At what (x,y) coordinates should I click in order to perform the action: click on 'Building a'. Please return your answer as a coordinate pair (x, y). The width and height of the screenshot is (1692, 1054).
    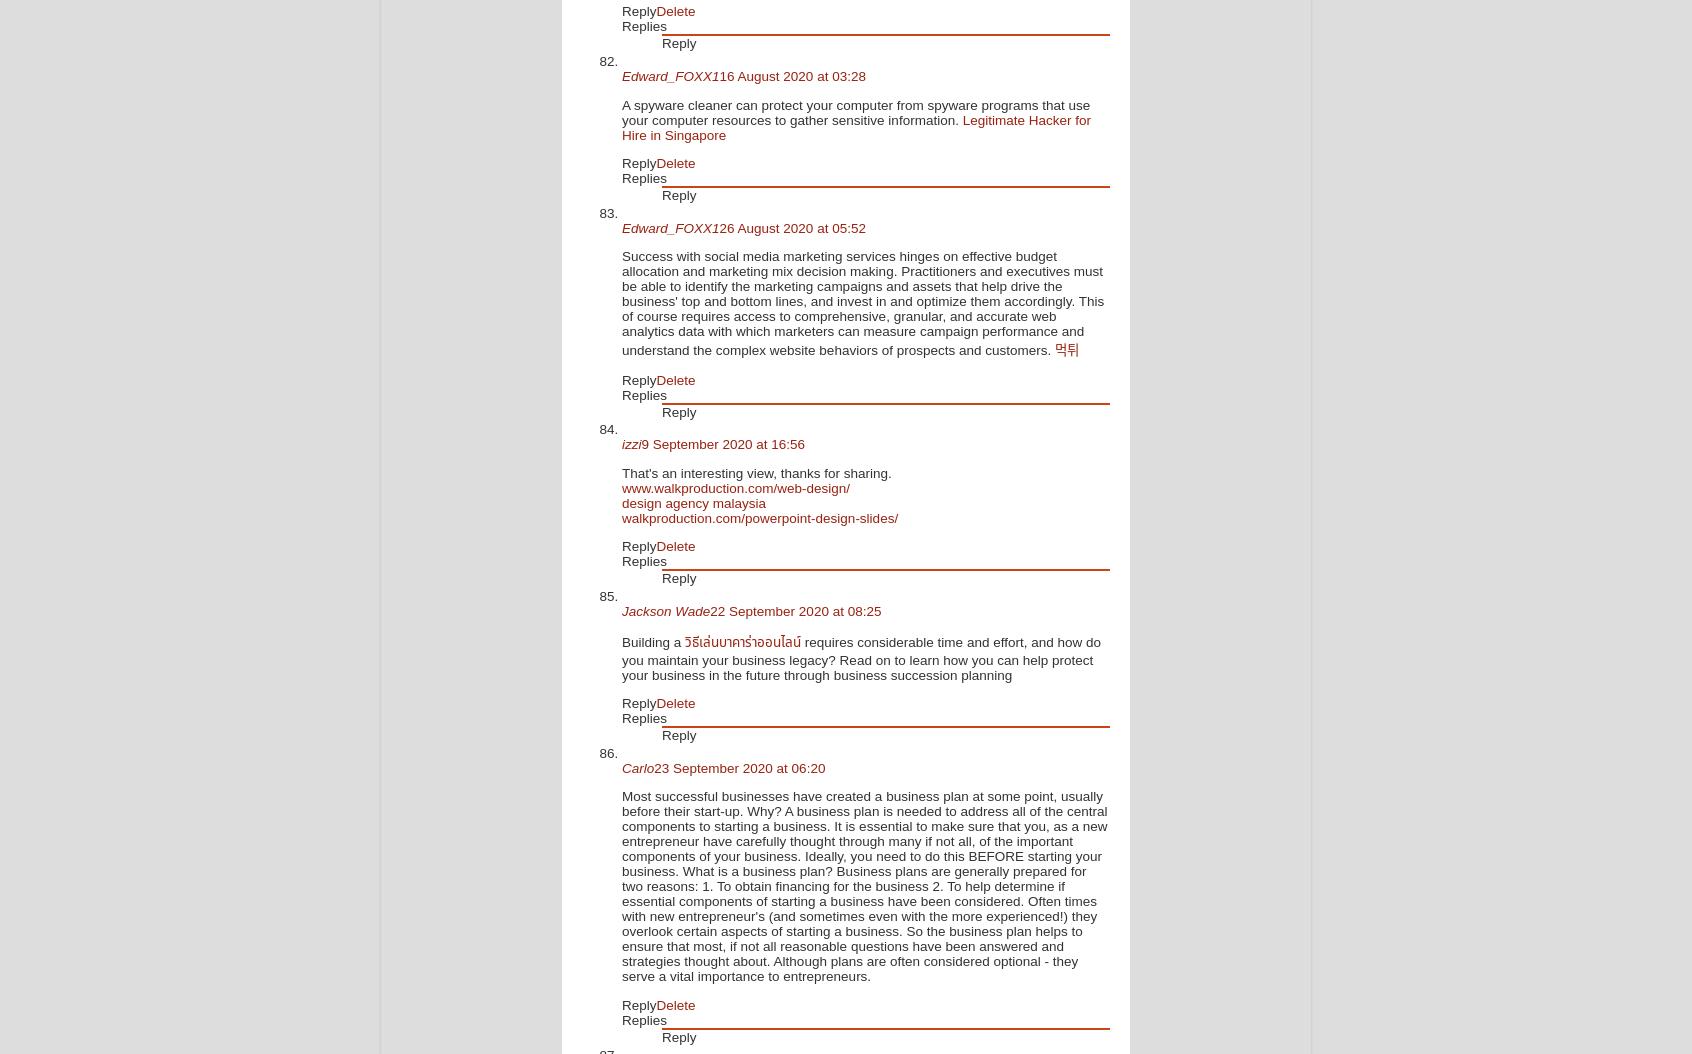
    Looking at the image, I should click on (653, 641).